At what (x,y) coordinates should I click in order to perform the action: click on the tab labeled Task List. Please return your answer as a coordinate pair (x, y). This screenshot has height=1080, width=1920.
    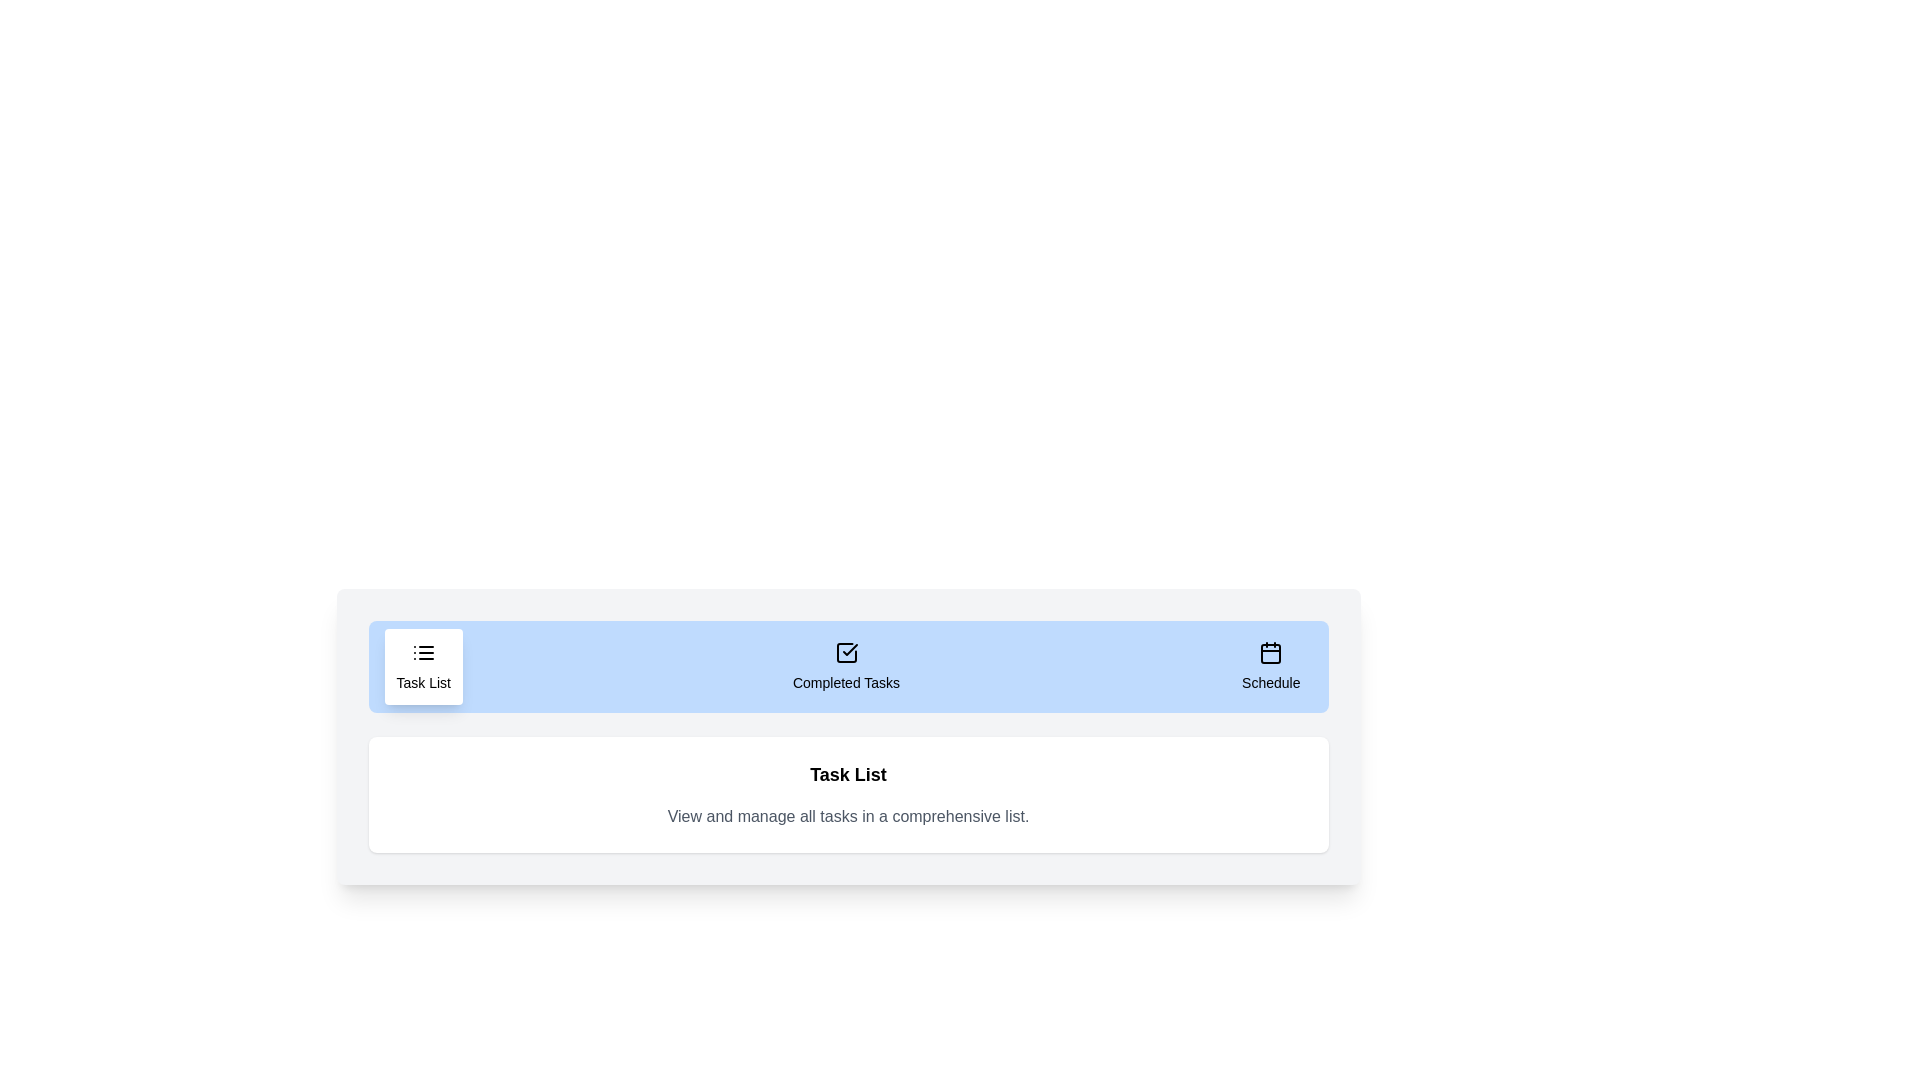
    Looking at the image, I should click on (421, 667).